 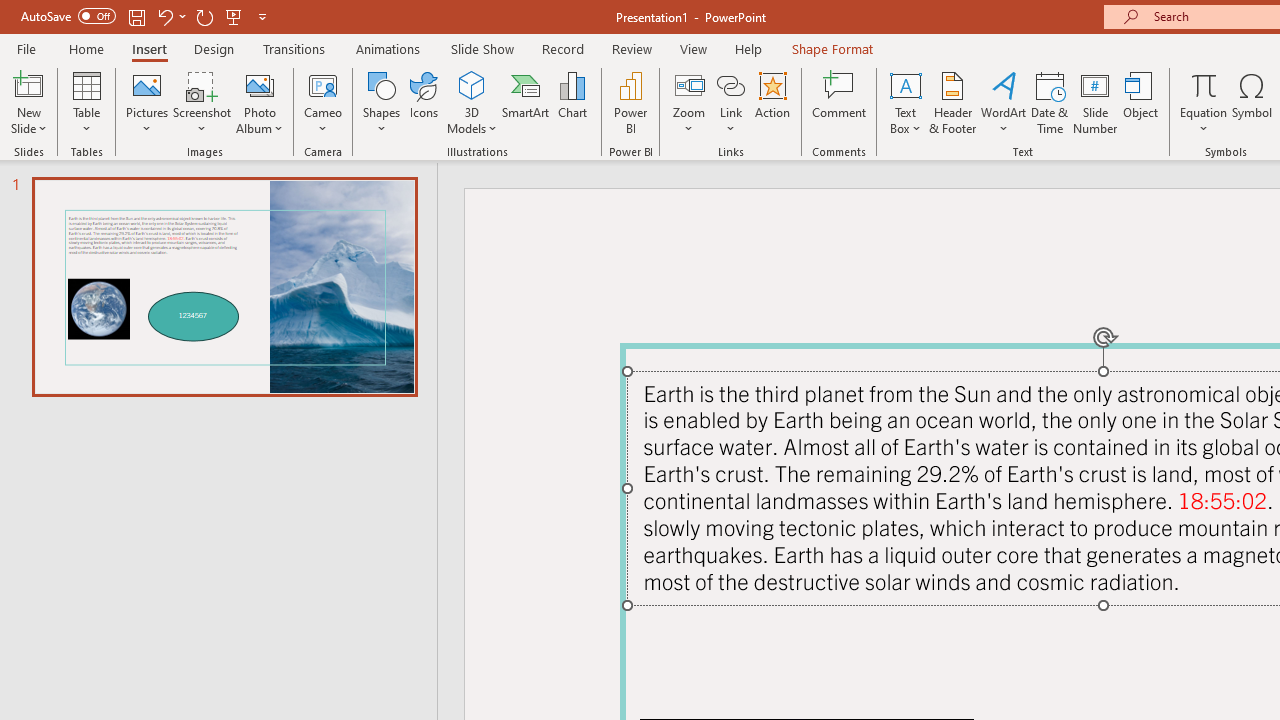 I want to click on 'Header & Footer...', so click(x=951, y=103).